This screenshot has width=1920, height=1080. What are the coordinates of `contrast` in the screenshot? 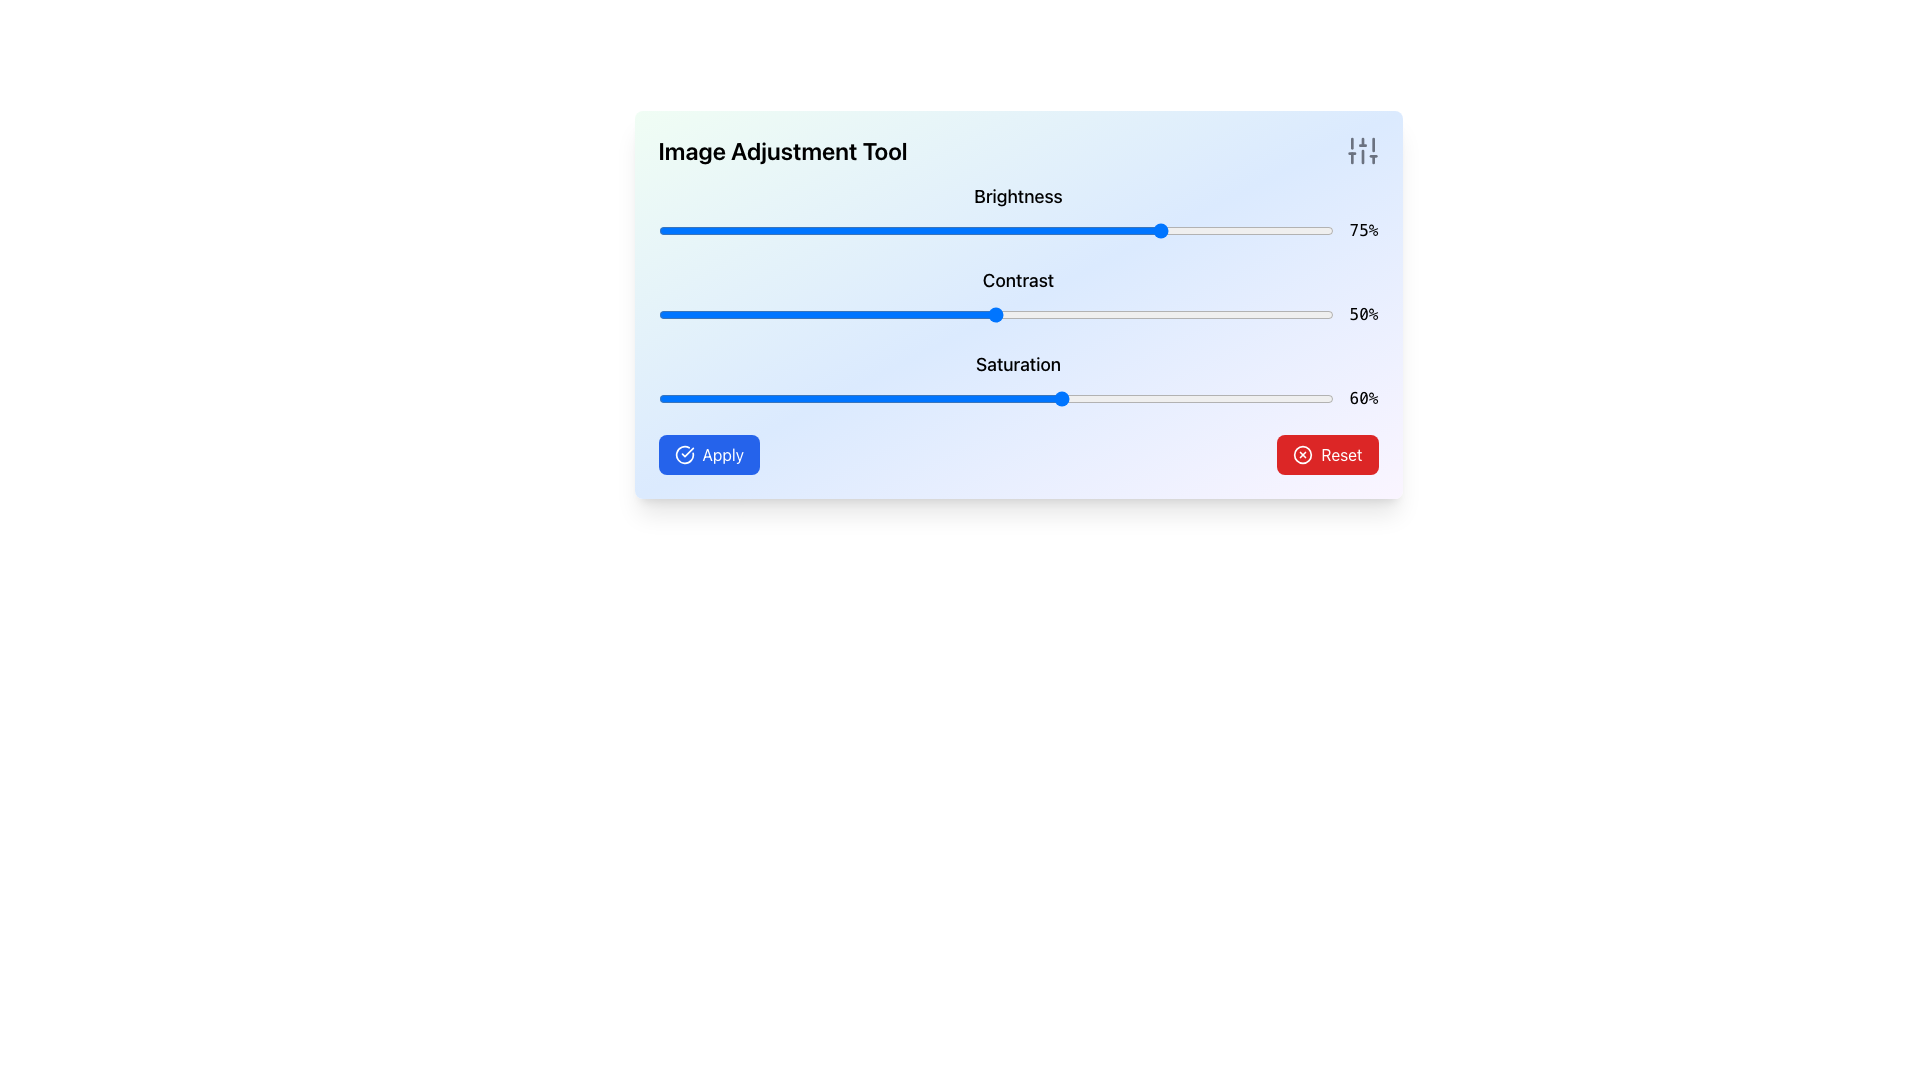 It's located at (934, 315).